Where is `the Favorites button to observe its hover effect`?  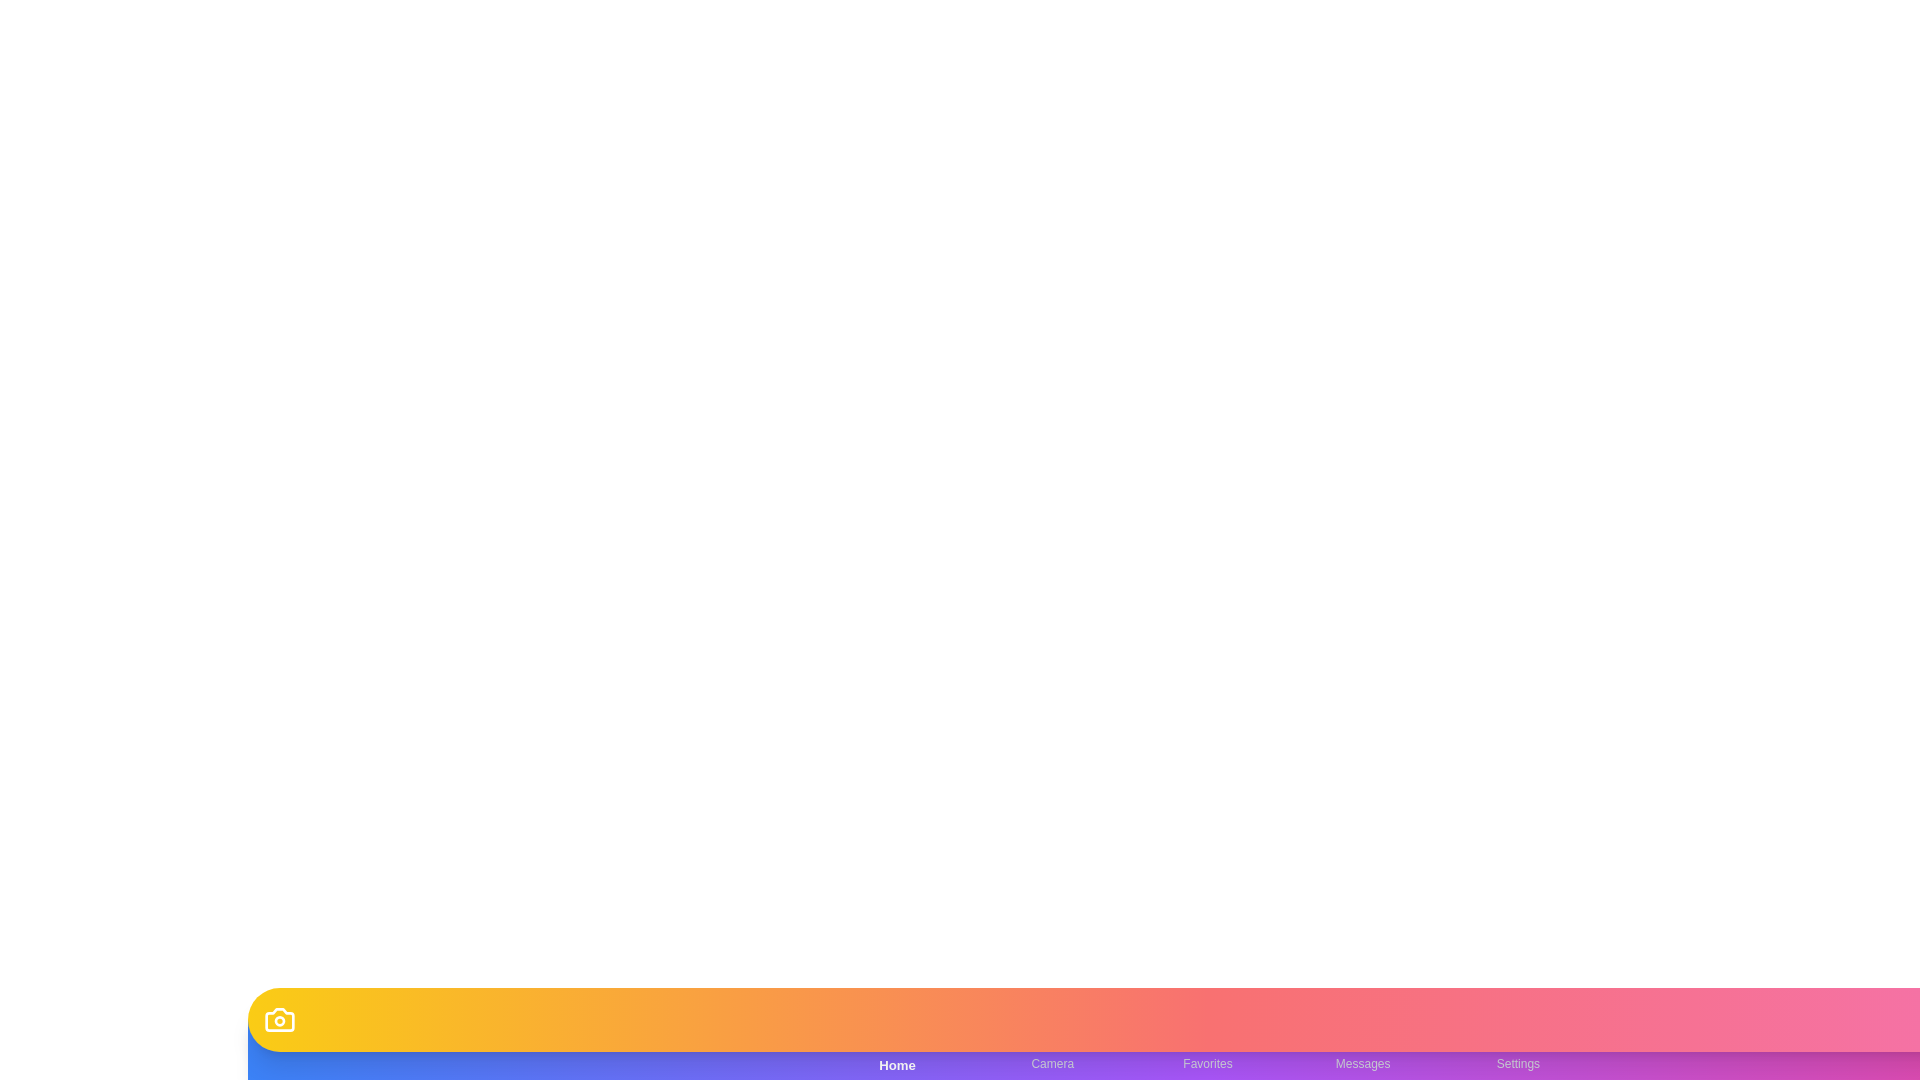
the Favorites button to observe its hover effect is located at coordinates (1207, 1048).